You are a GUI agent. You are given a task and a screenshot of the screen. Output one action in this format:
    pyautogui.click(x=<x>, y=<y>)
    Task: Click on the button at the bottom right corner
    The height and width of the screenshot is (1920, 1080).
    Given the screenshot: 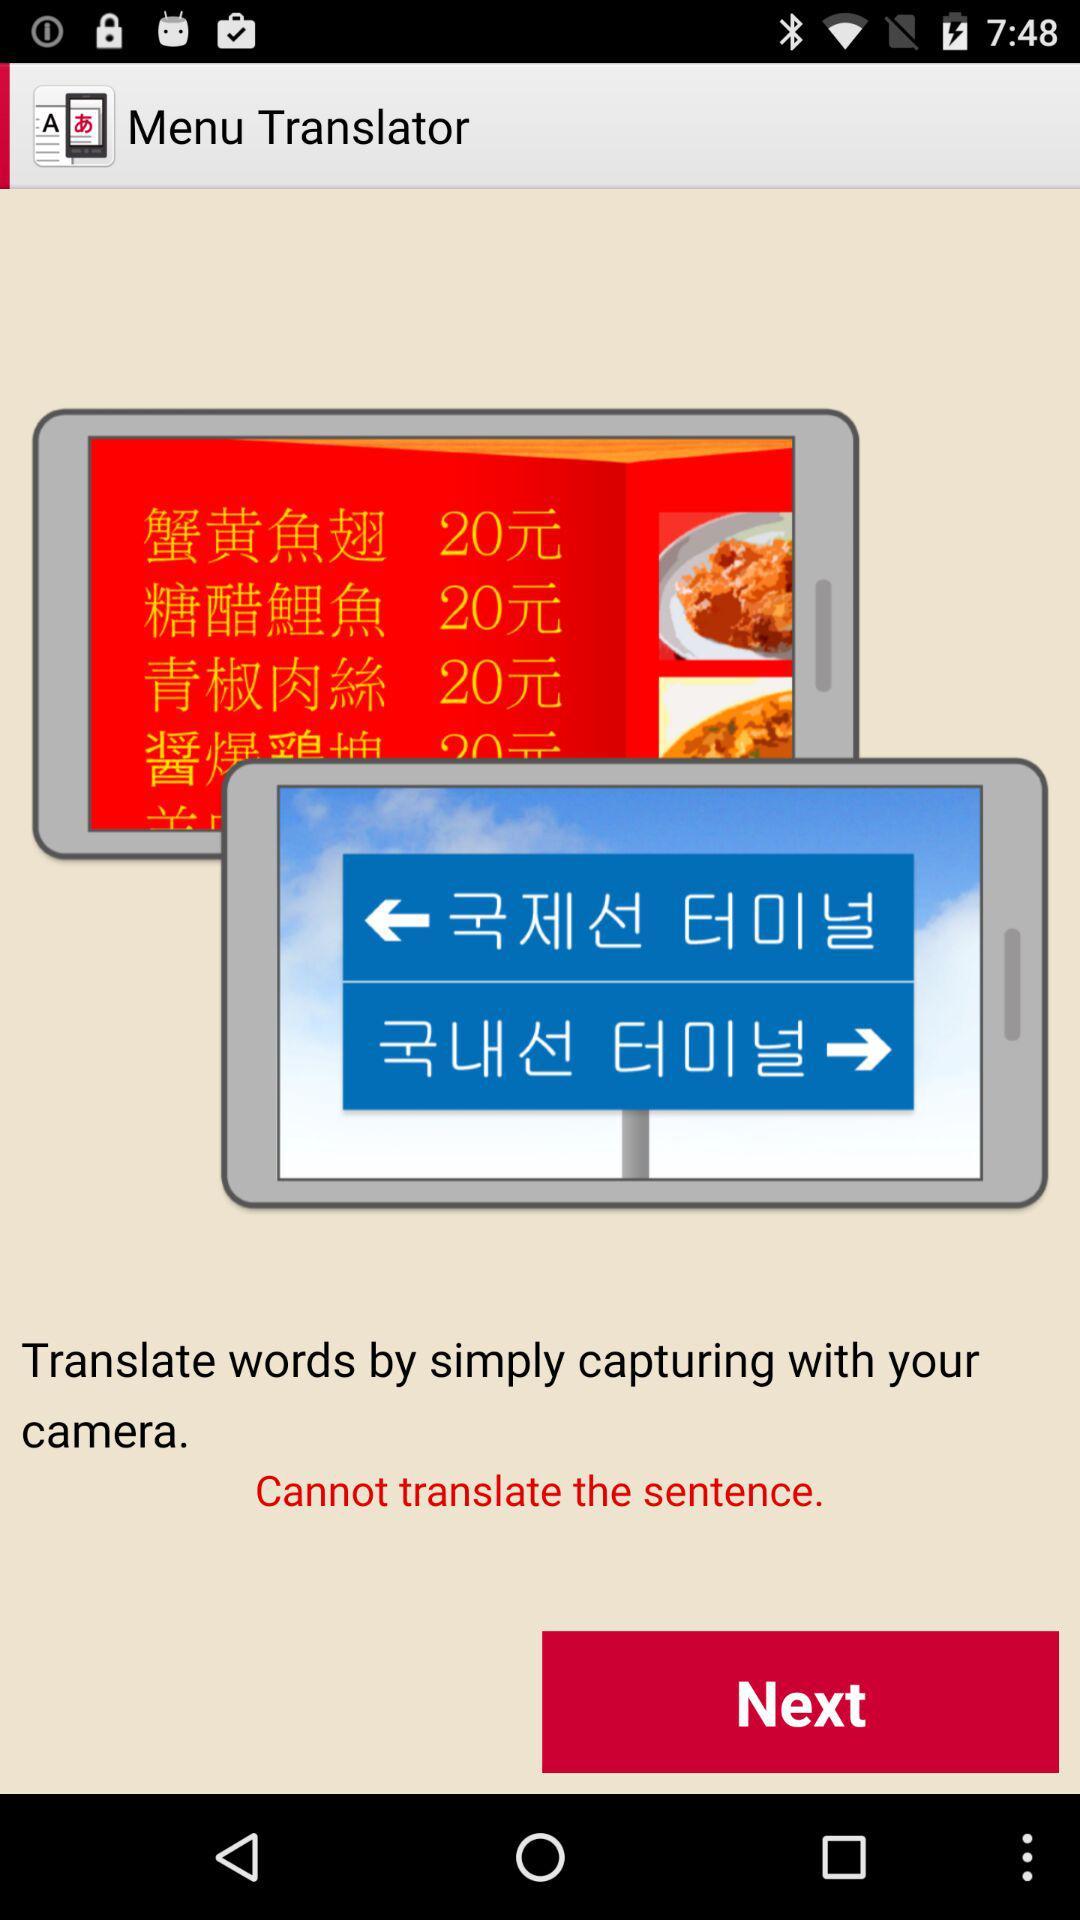 What is the action you would take?
    pyautogui.click(x=799, y=1701)
    